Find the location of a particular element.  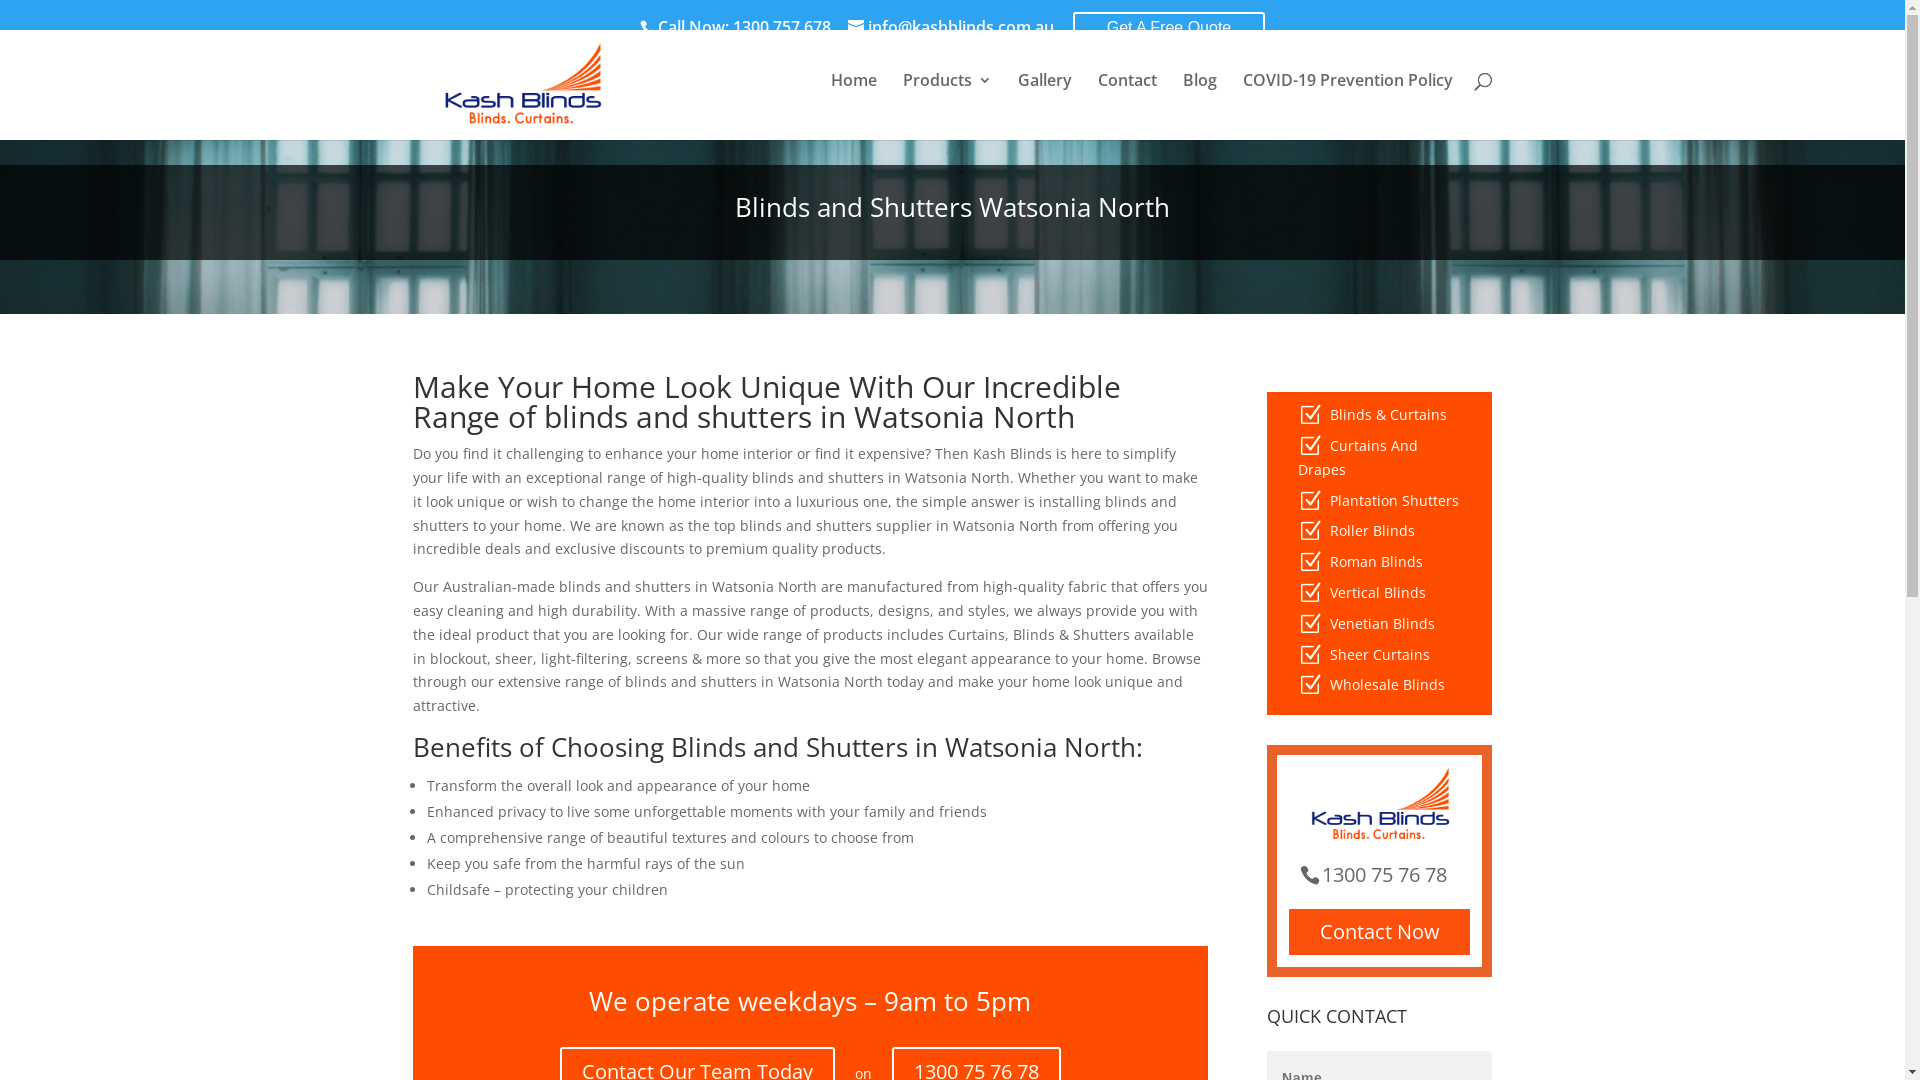

'info@kashblinds.com.au' is located at coordinates (949, 27).